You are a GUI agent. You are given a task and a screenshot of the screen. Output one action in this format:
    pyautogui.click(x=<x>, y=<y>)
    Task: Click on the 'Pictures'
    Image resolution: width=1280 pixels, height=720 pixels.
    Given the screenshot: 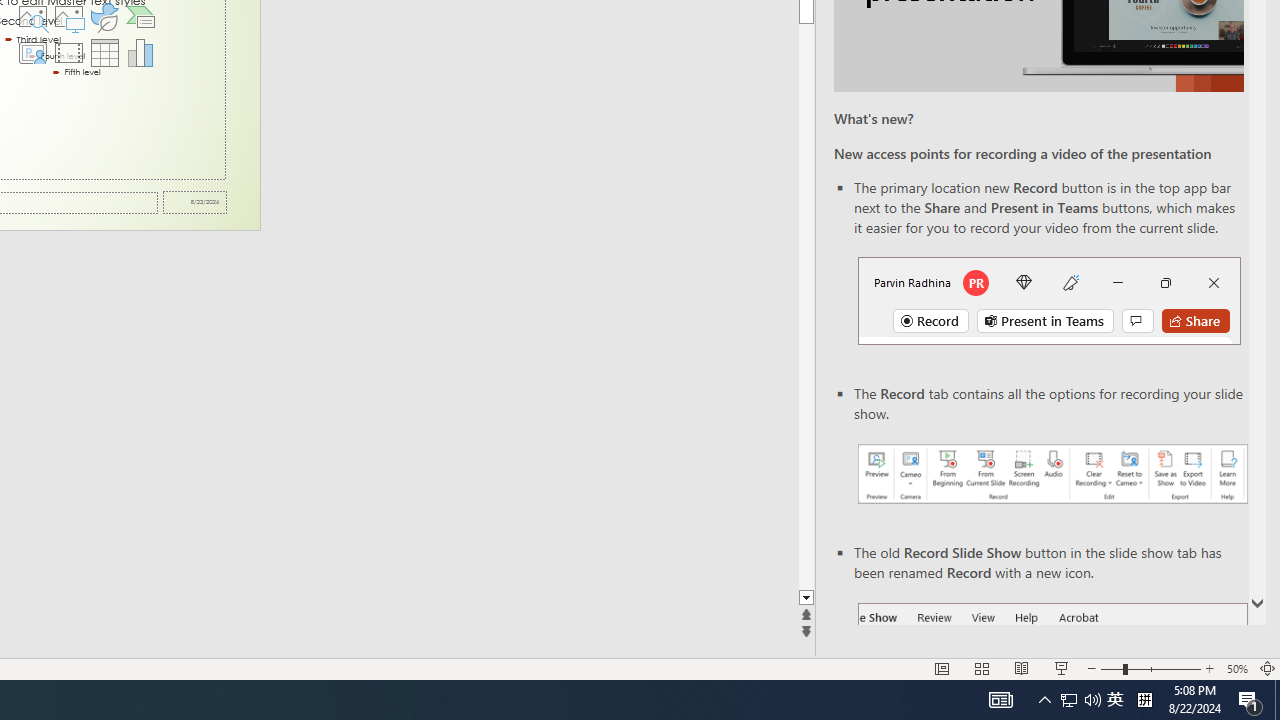 What is the action you would take?
    pyautogui.click(x=68, y=16)
    